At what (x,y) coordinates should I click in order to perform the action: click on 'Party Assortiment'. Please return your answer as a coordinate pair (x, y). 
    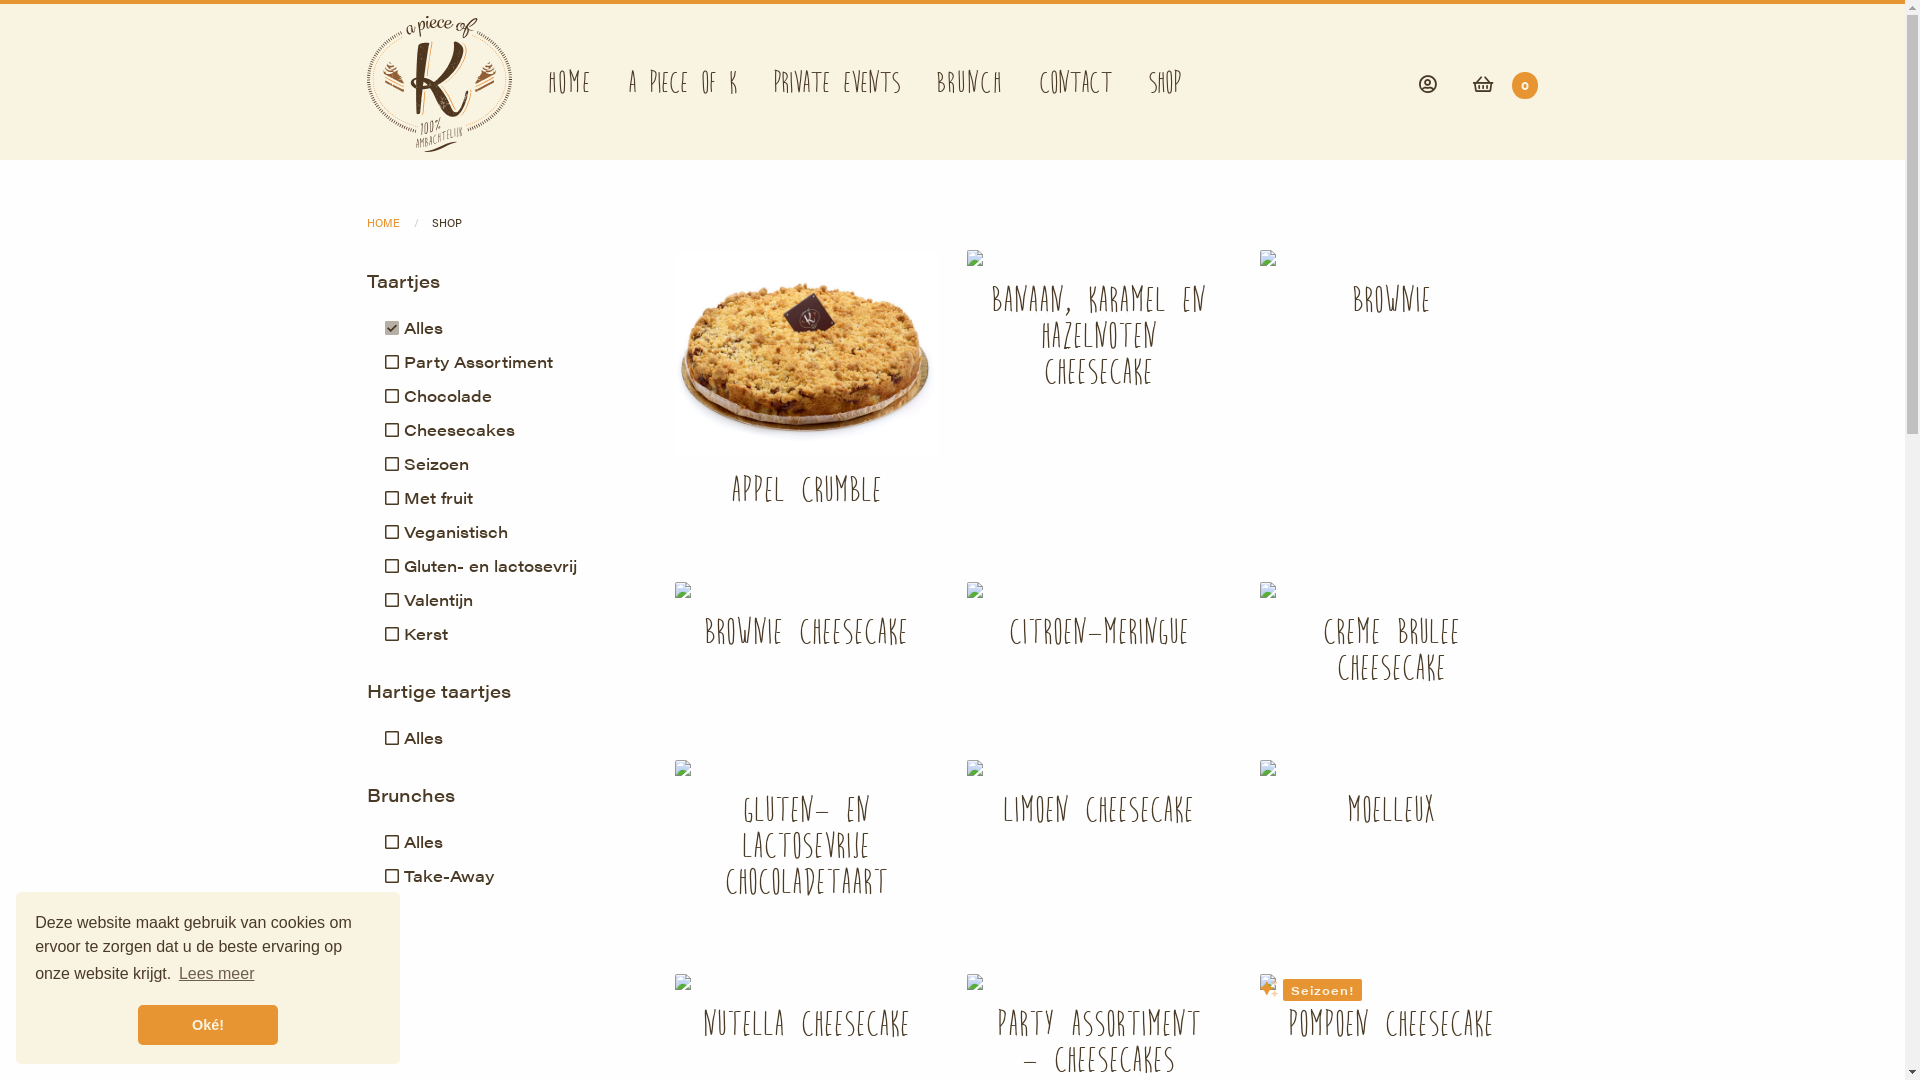
    Looking at the image, I should click on (366, 362).